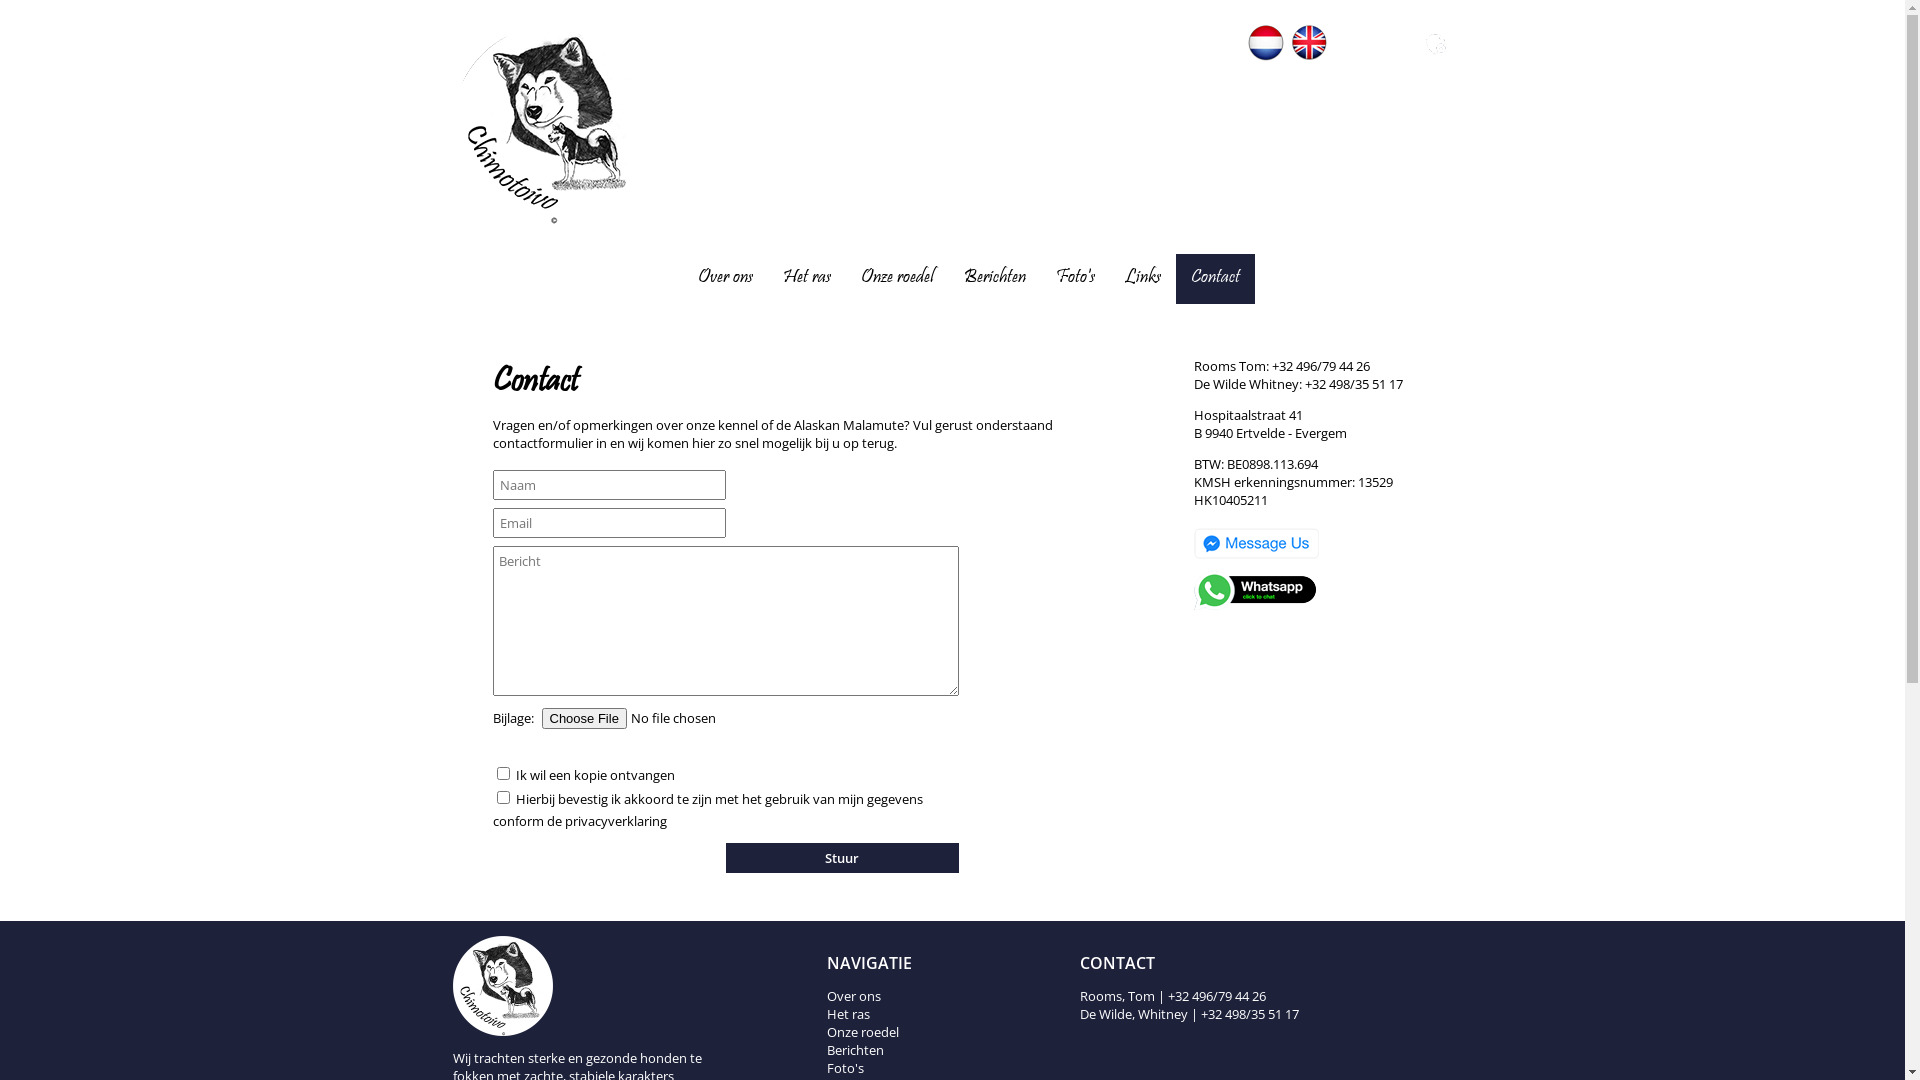 Image resolution: width=1920 pixels, height=1080 pixels. I want to click on 'Chimotoivo Alaskan Malamute Kennel', so click(552, 124).